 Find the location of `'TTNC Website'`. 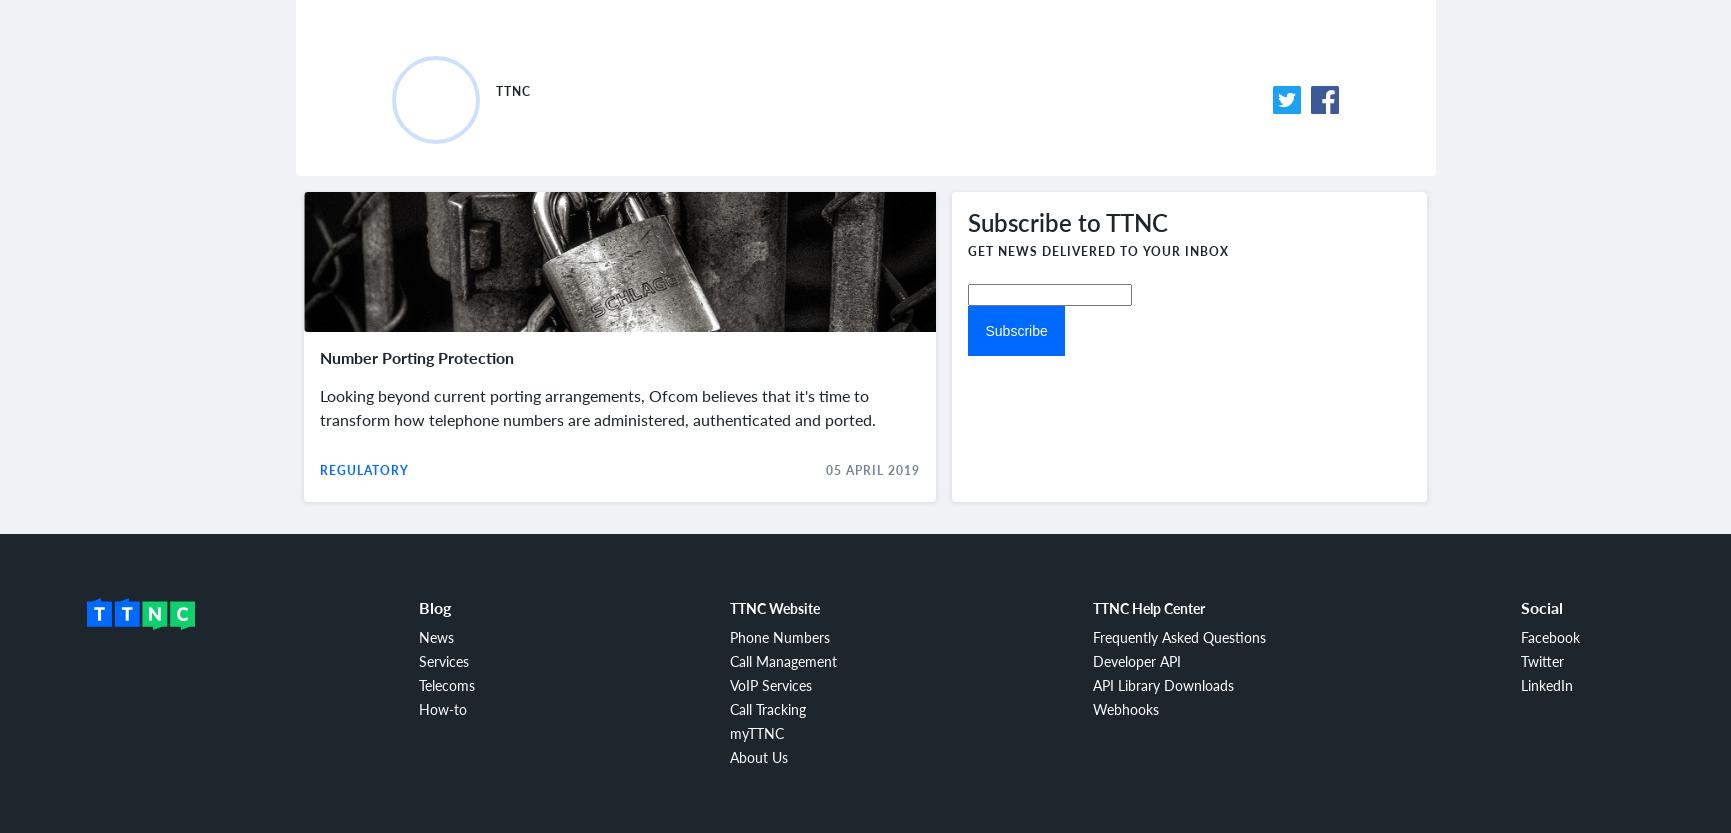

'TTNC Website' is located at coordinates (729, 607).